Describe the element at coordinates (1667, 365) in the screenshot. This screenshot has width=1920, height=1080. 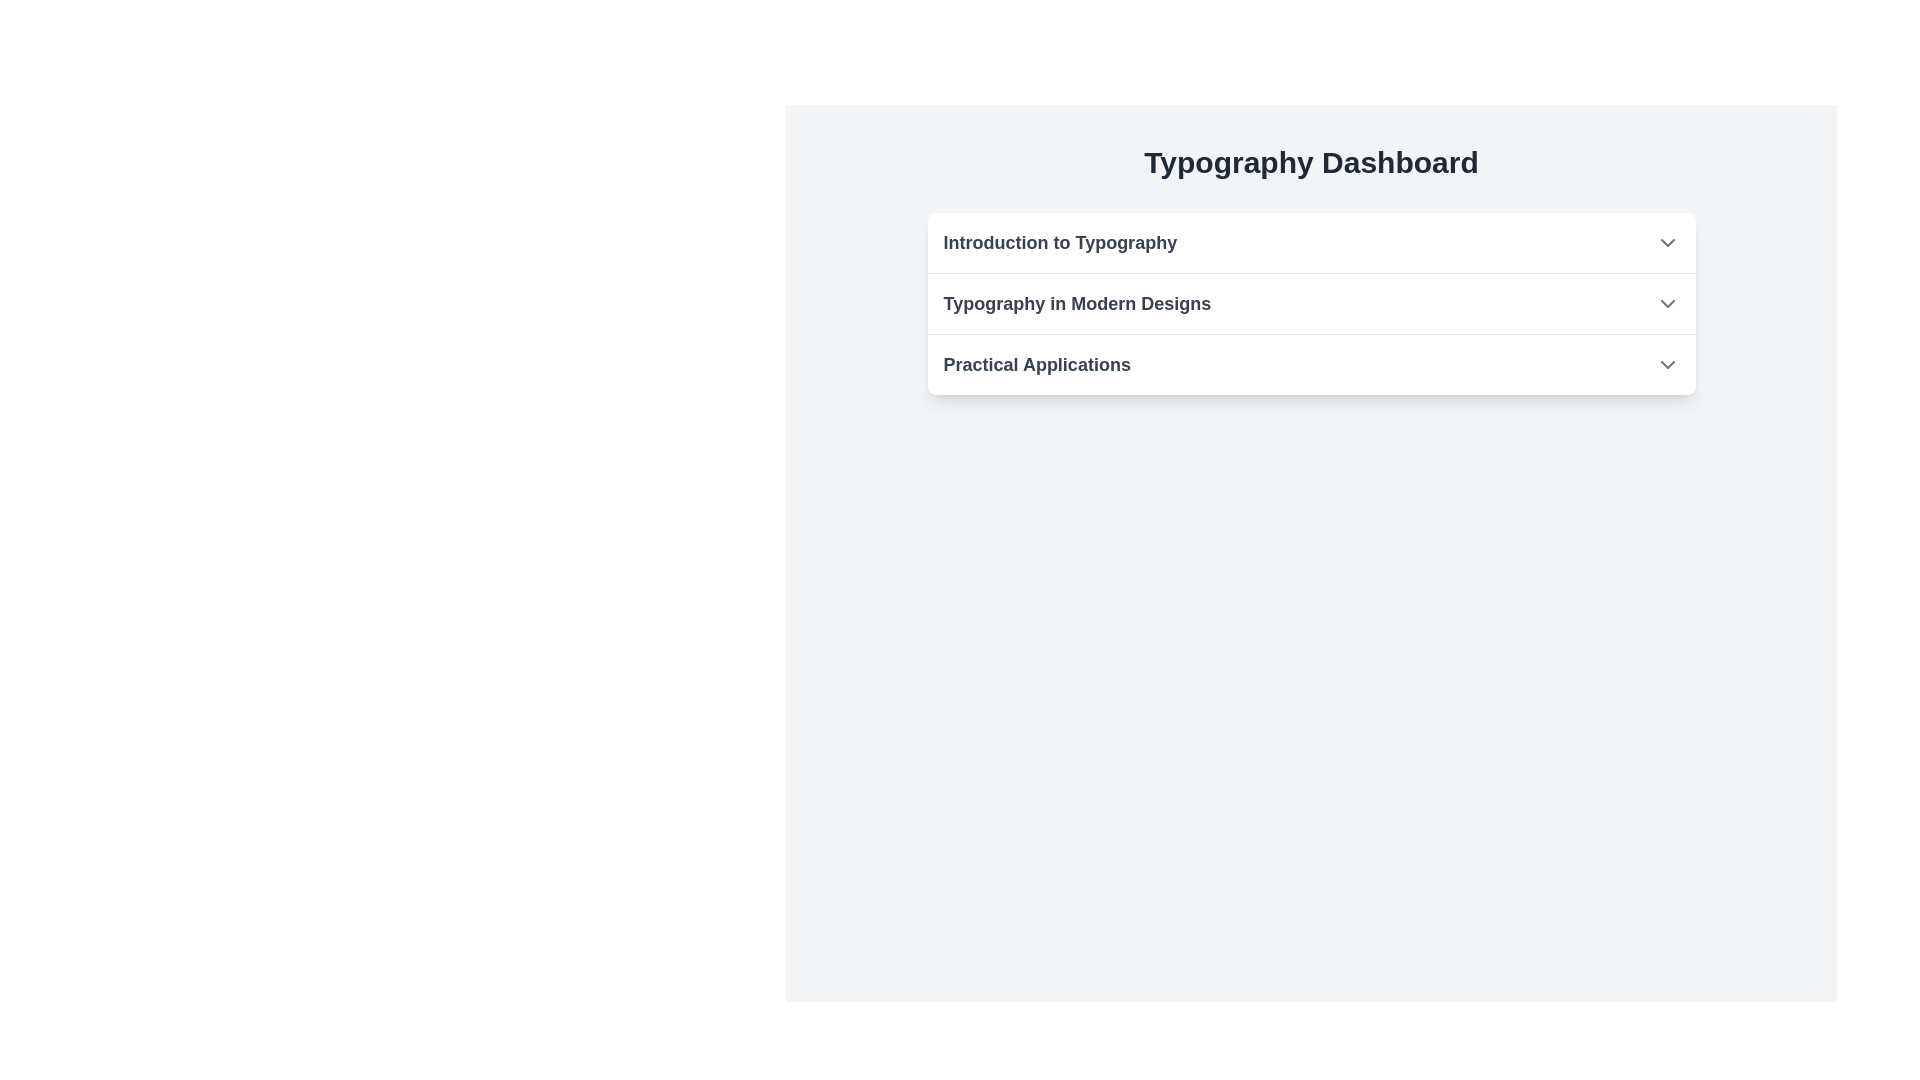
I see `the dropdown toggle button with a gray chevron icon located in the third row of the 'Typography Dashboard' list, next to 'Practical Applications'` at that location.